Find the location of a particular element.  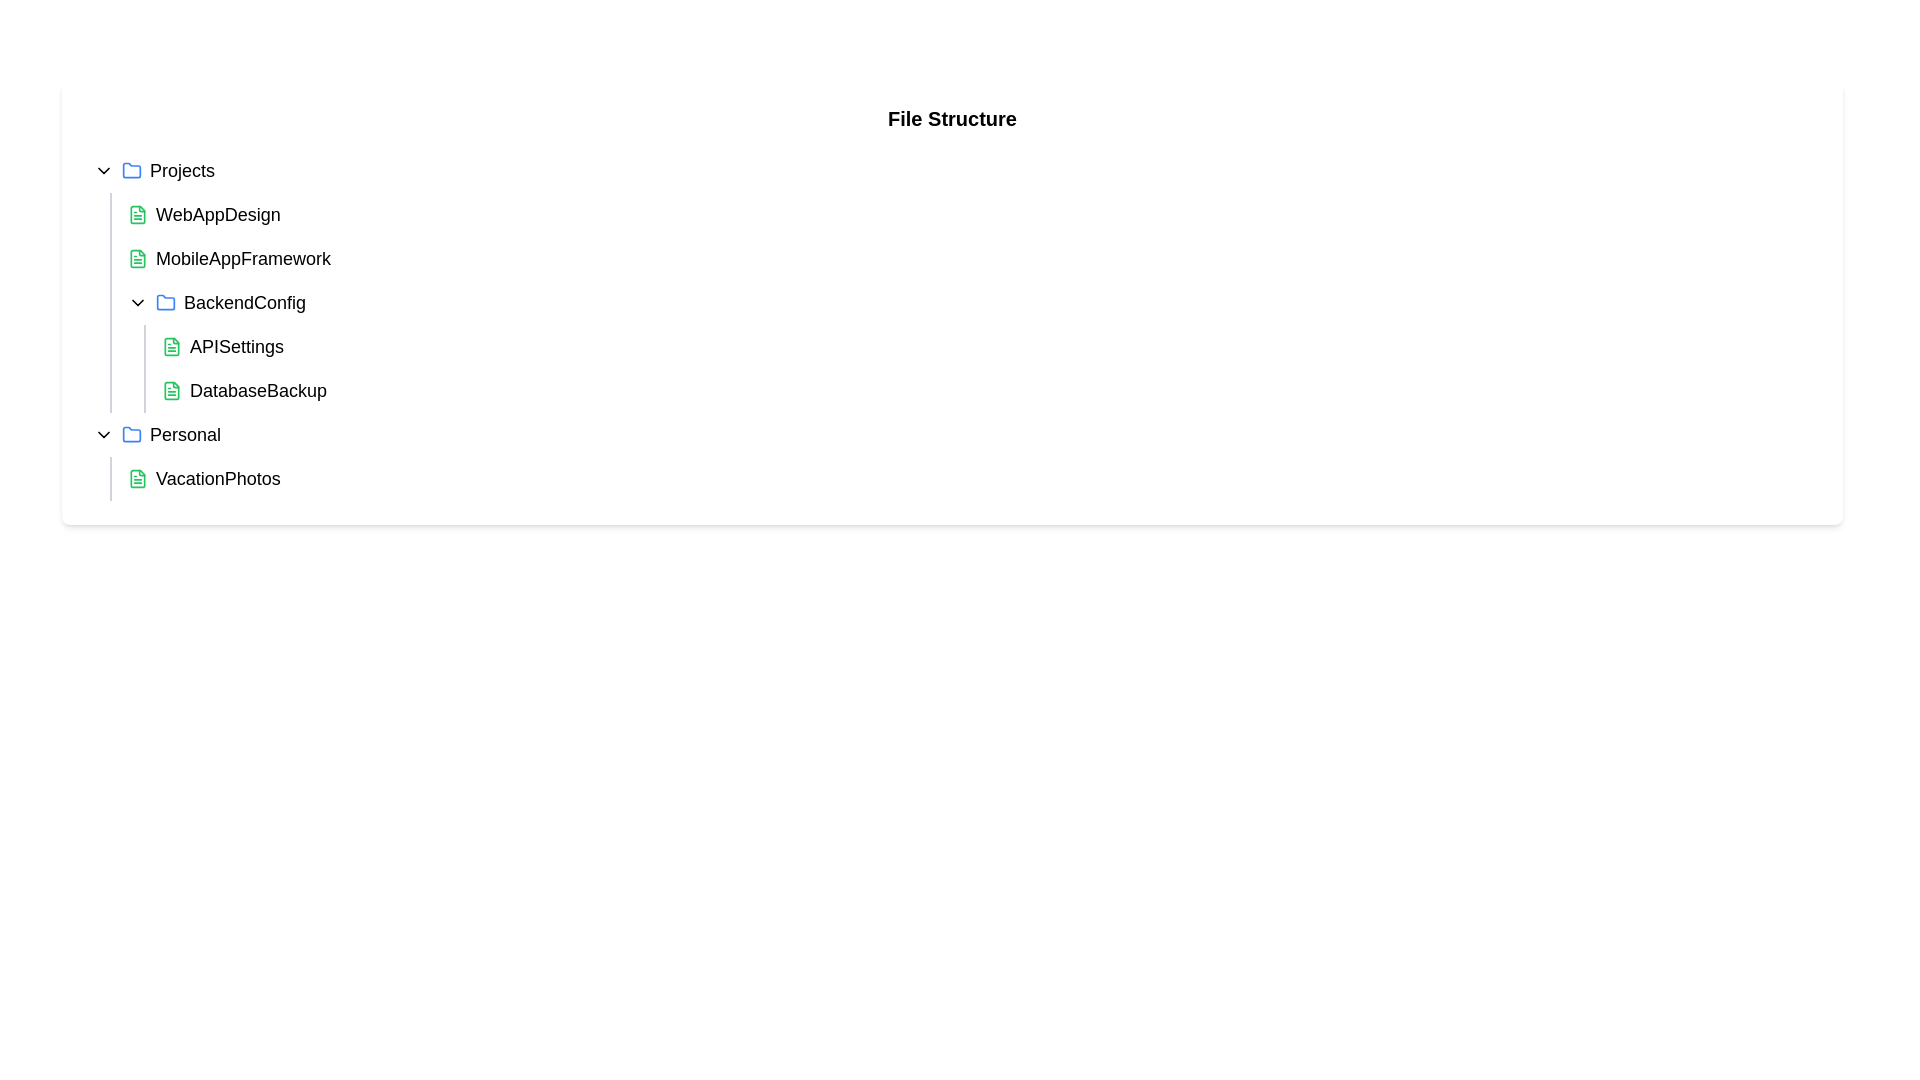

the static text label representing a folder, located in the fourth position within its row is located at coordinates (185, 434).